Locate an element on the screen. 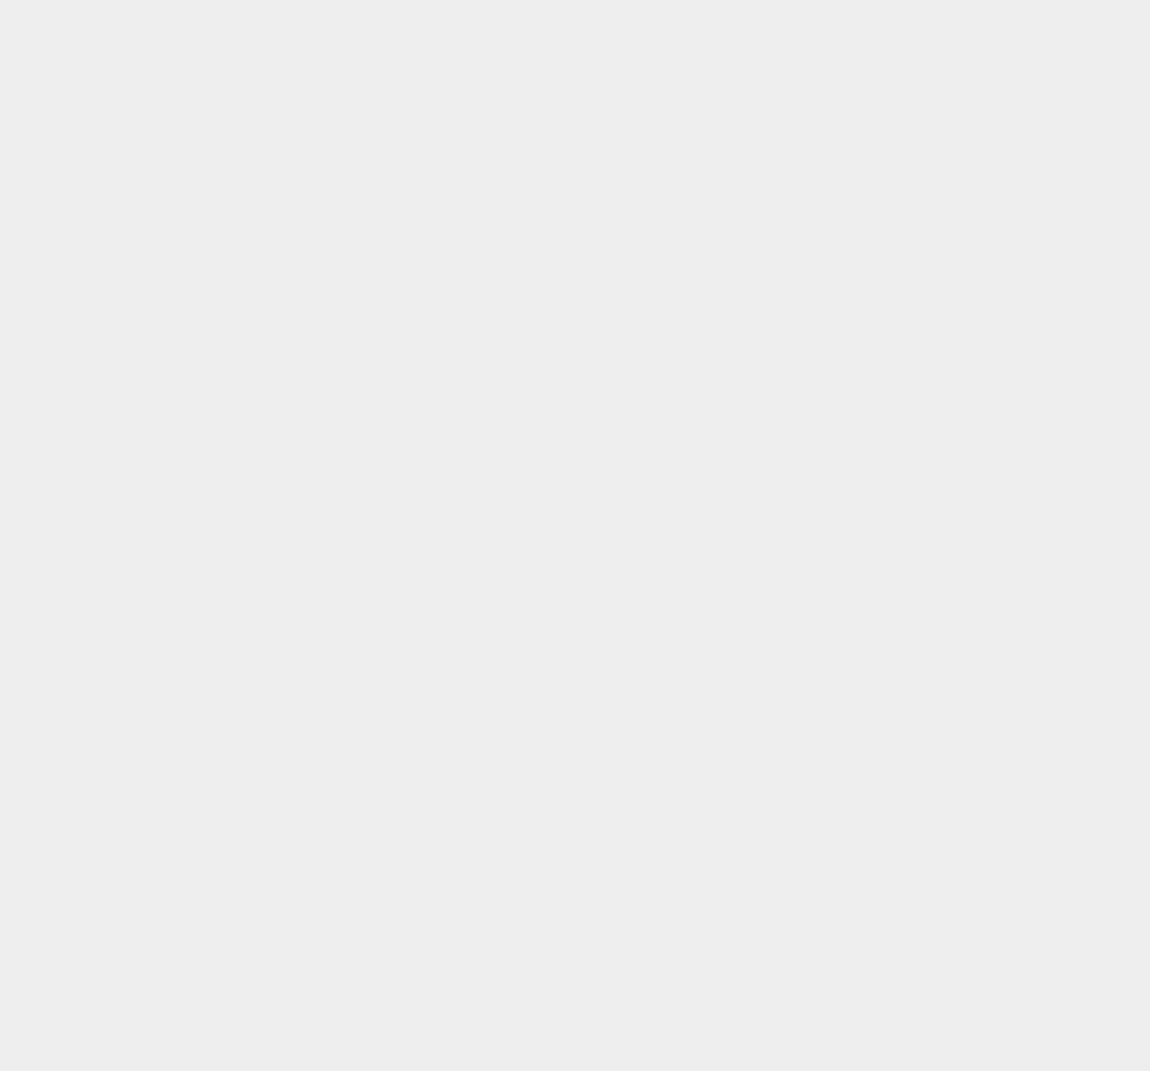  'Facebook Apps' is located at coordinates (860, 738).